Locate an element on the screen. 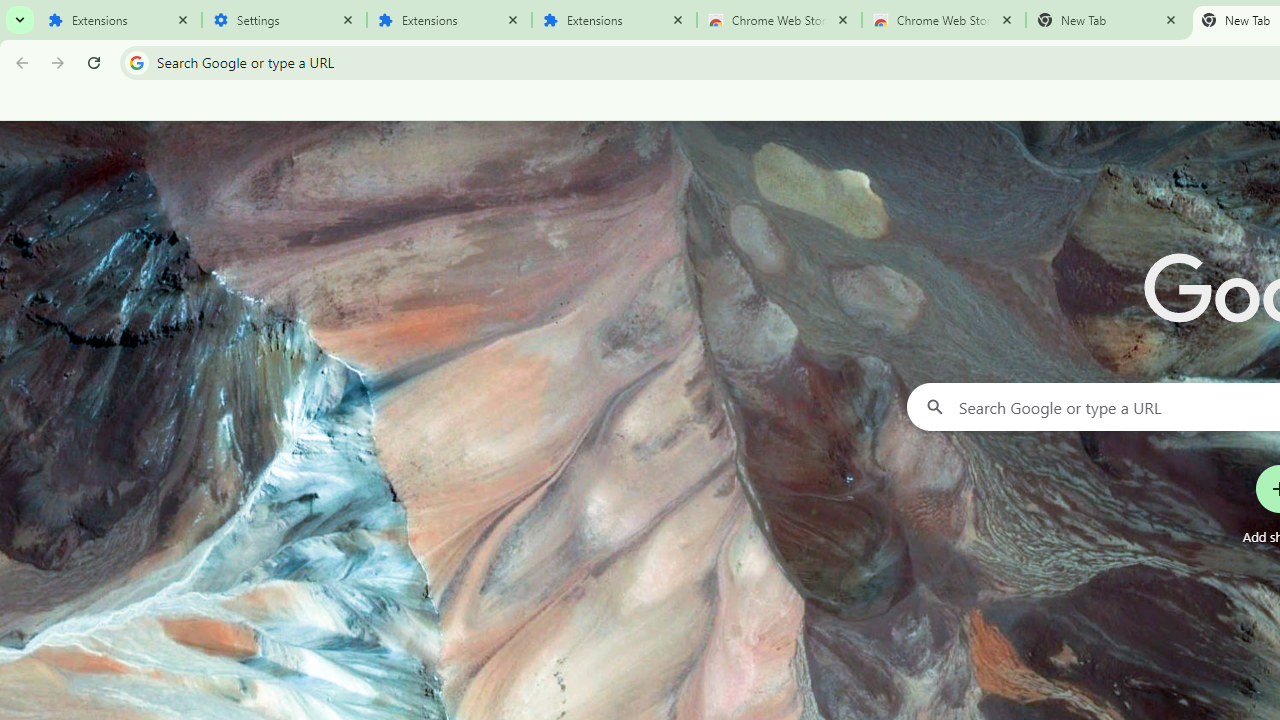 The image size is (1280, 720). 'Chrome Web Store - Themes' is located at coordinates (943, 20).